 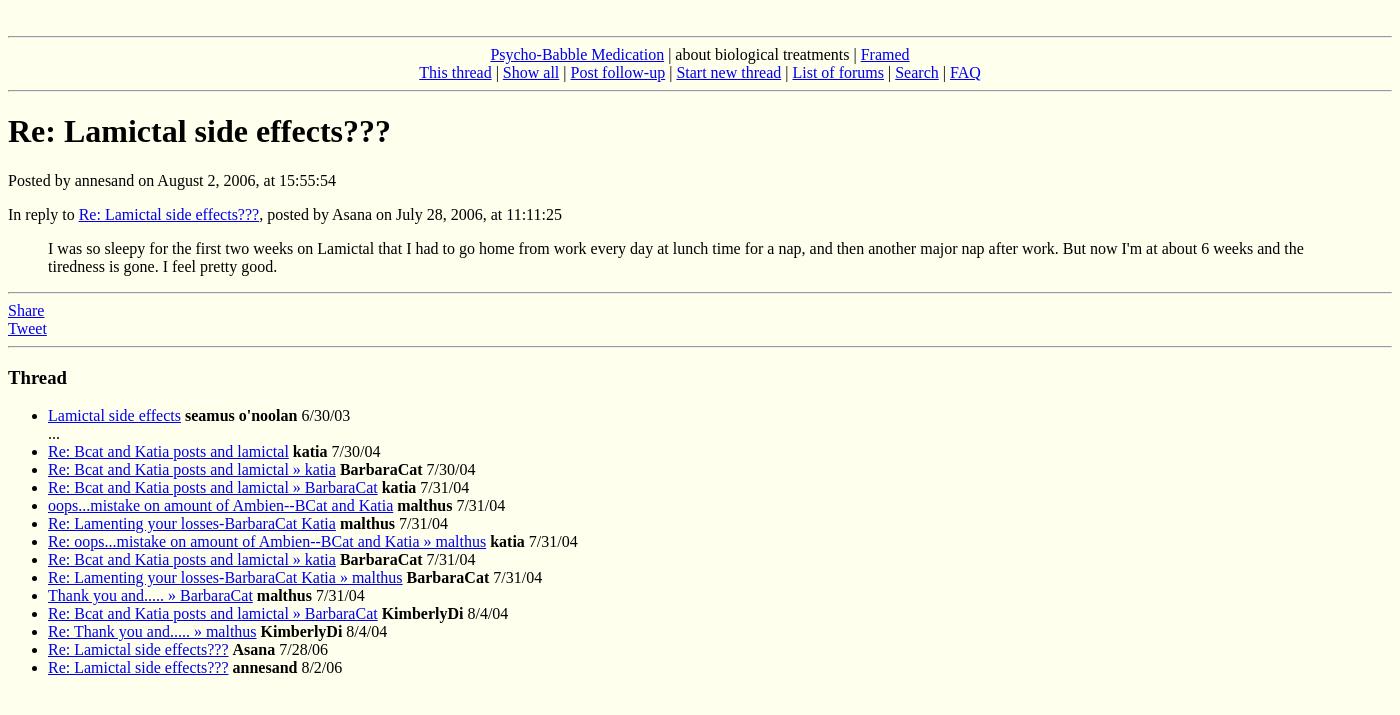 I want to click on 'This thread', so click(x=419, y=72).